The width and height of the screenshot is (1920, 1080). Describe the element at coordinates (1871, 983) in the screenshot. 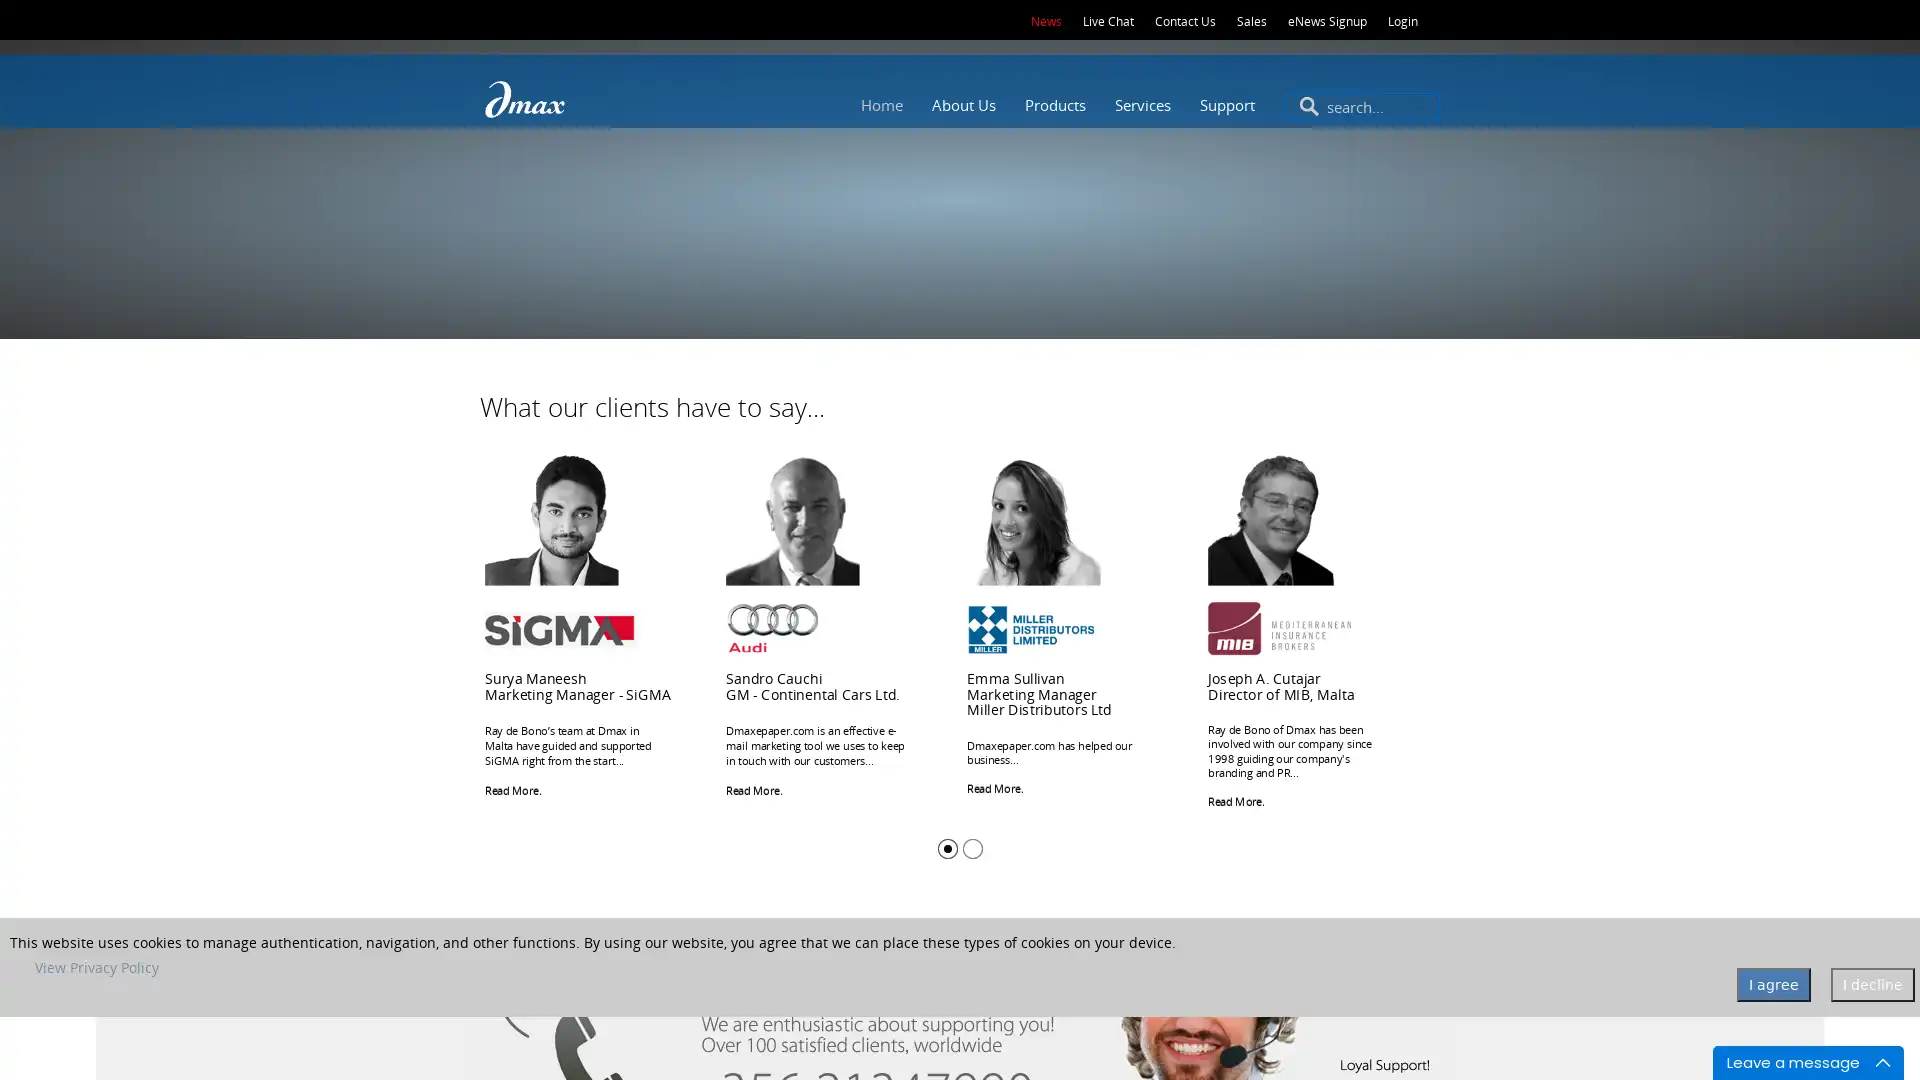

I see `I decline` at that location.